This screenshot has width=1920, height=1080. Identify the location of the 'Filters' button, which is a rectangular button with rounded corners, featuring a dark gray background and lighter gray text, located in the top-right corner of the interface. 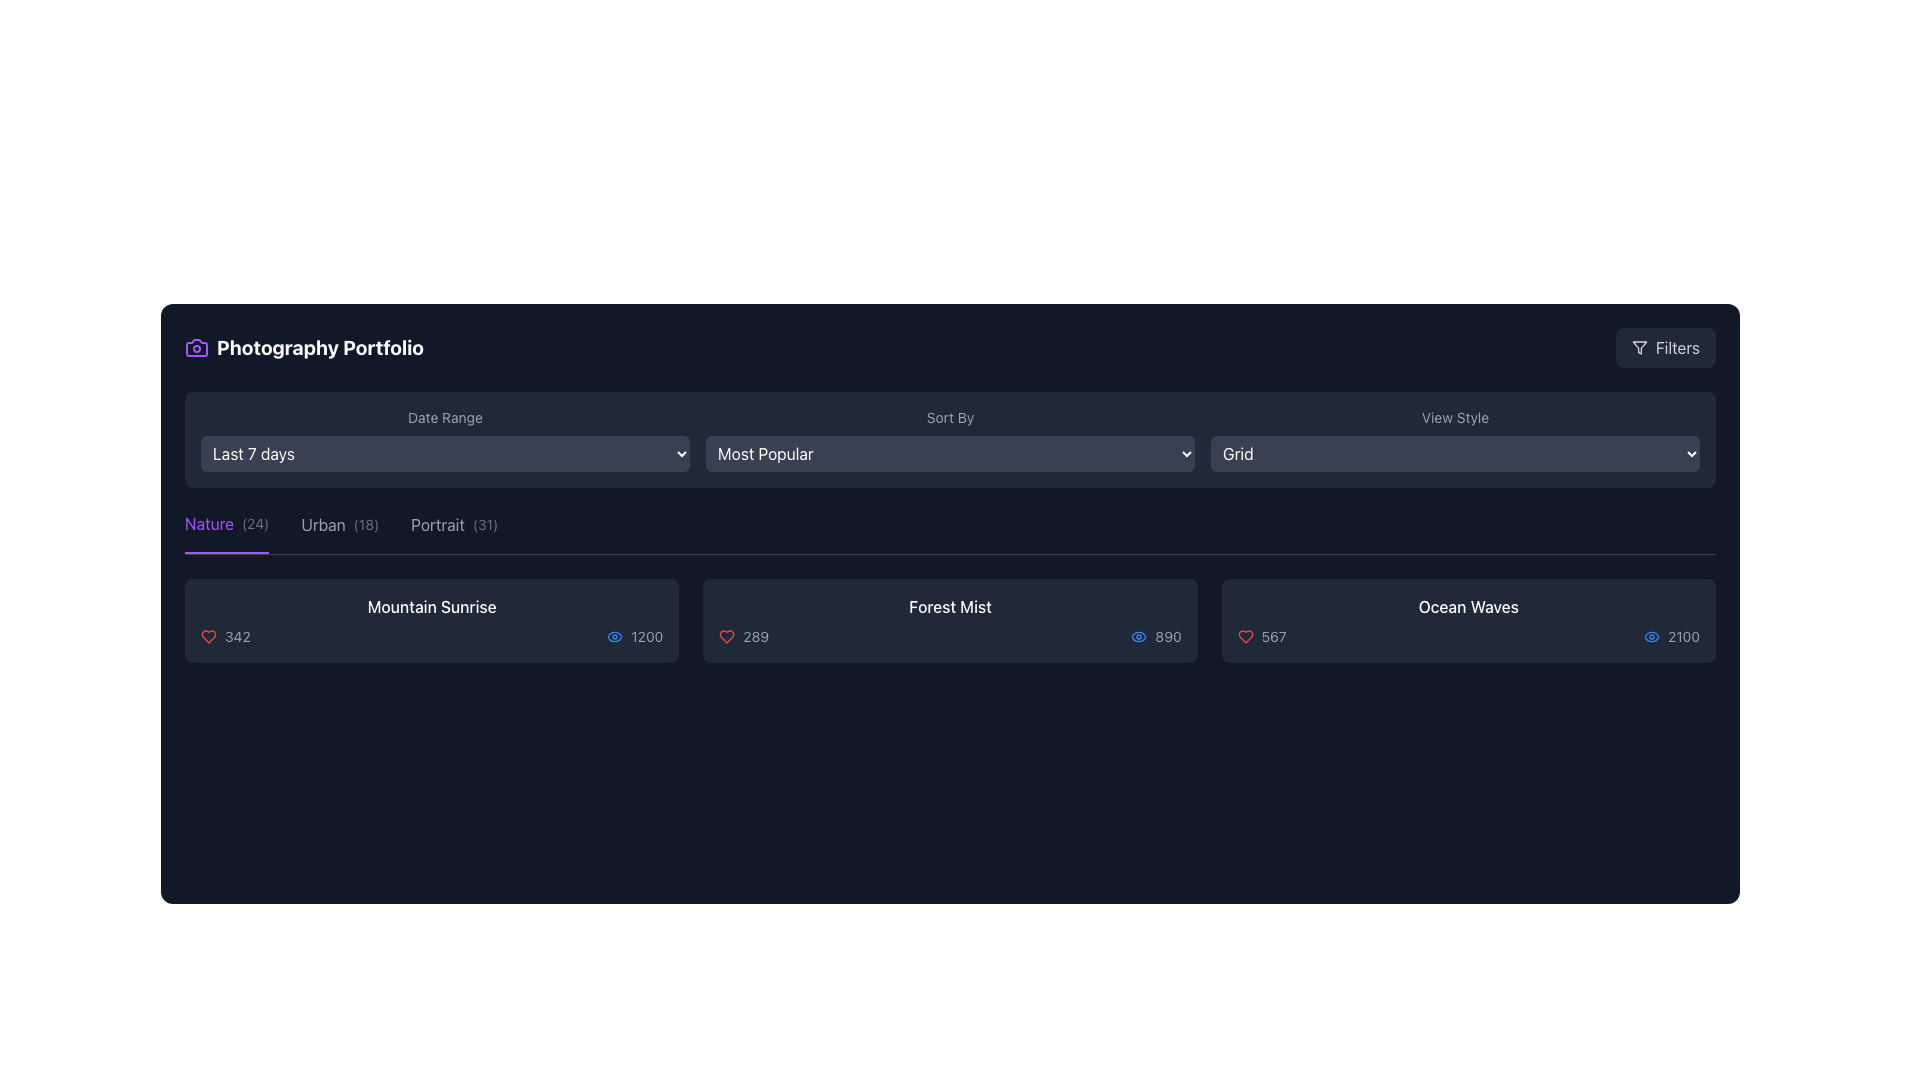
(1665, 346).